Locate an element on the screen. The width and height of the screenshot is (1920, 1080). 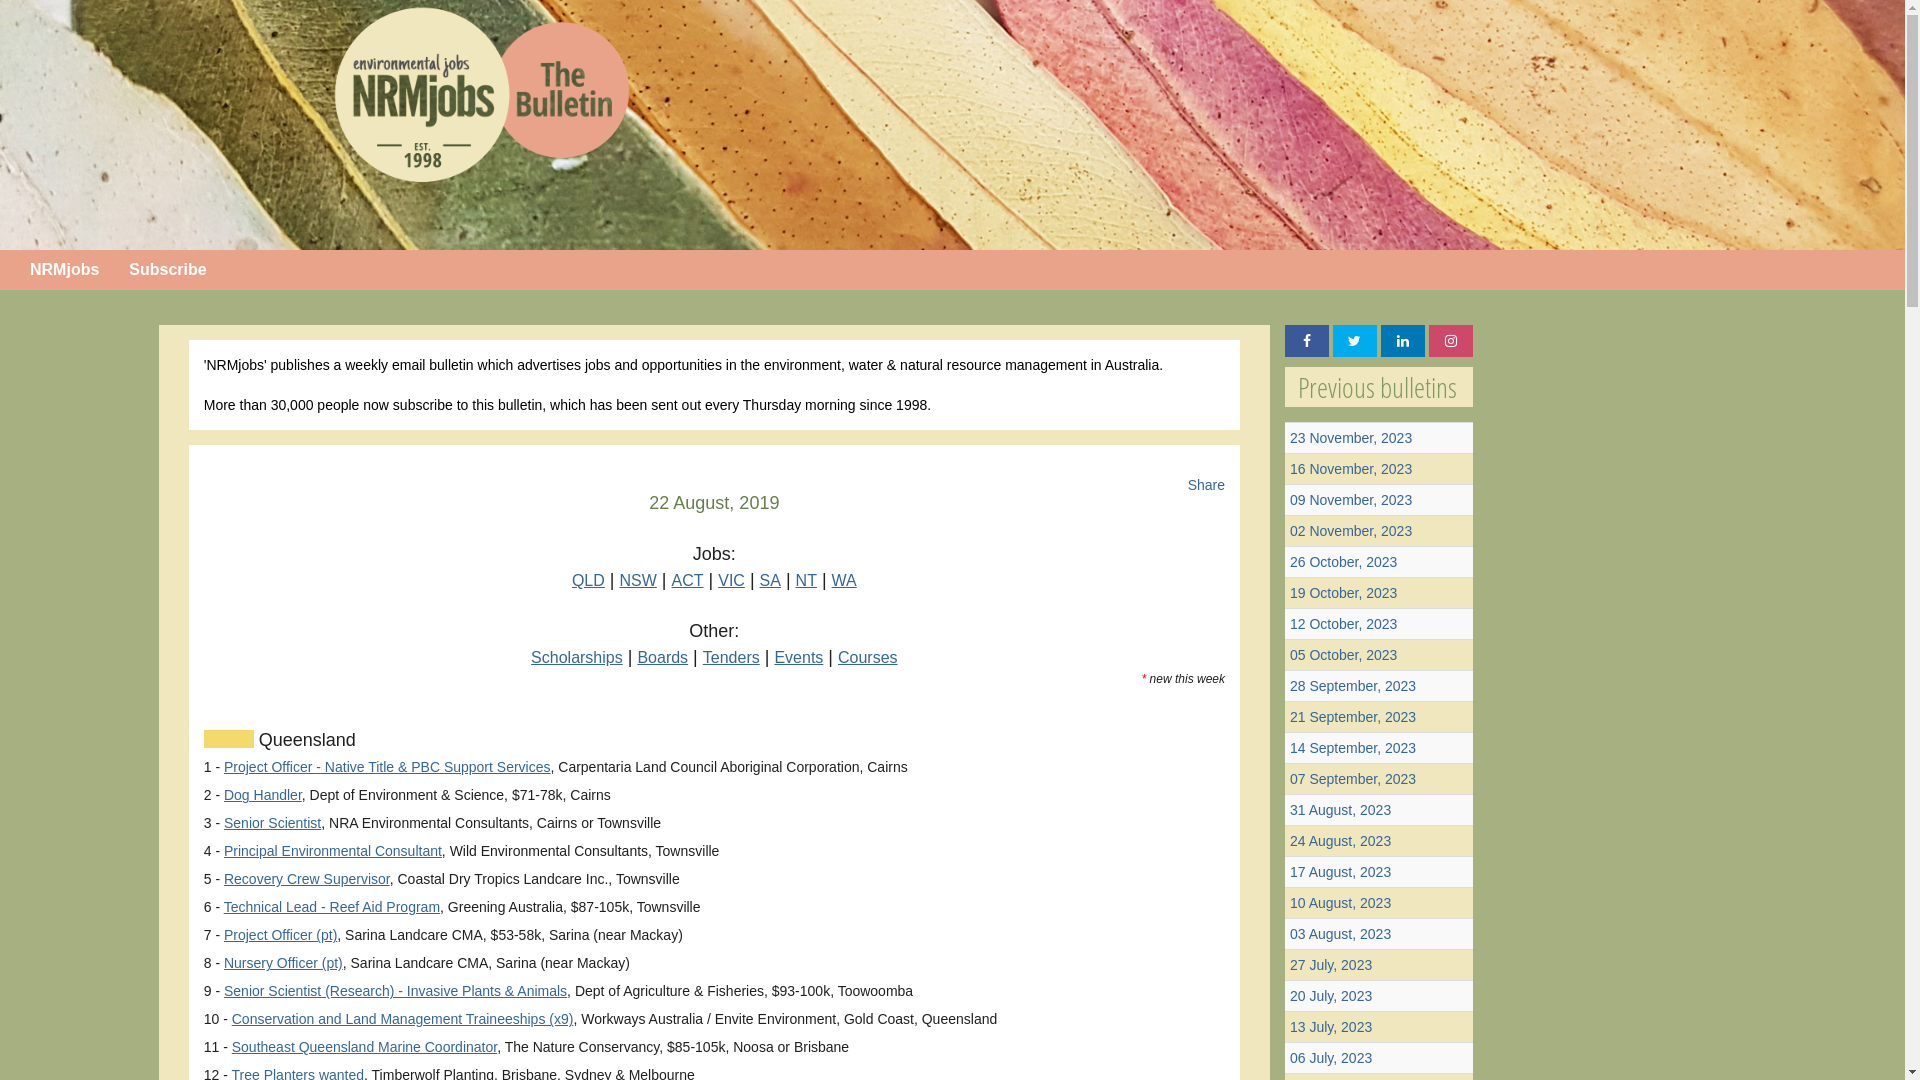
'ACT' is located at coordinates (687, 580).